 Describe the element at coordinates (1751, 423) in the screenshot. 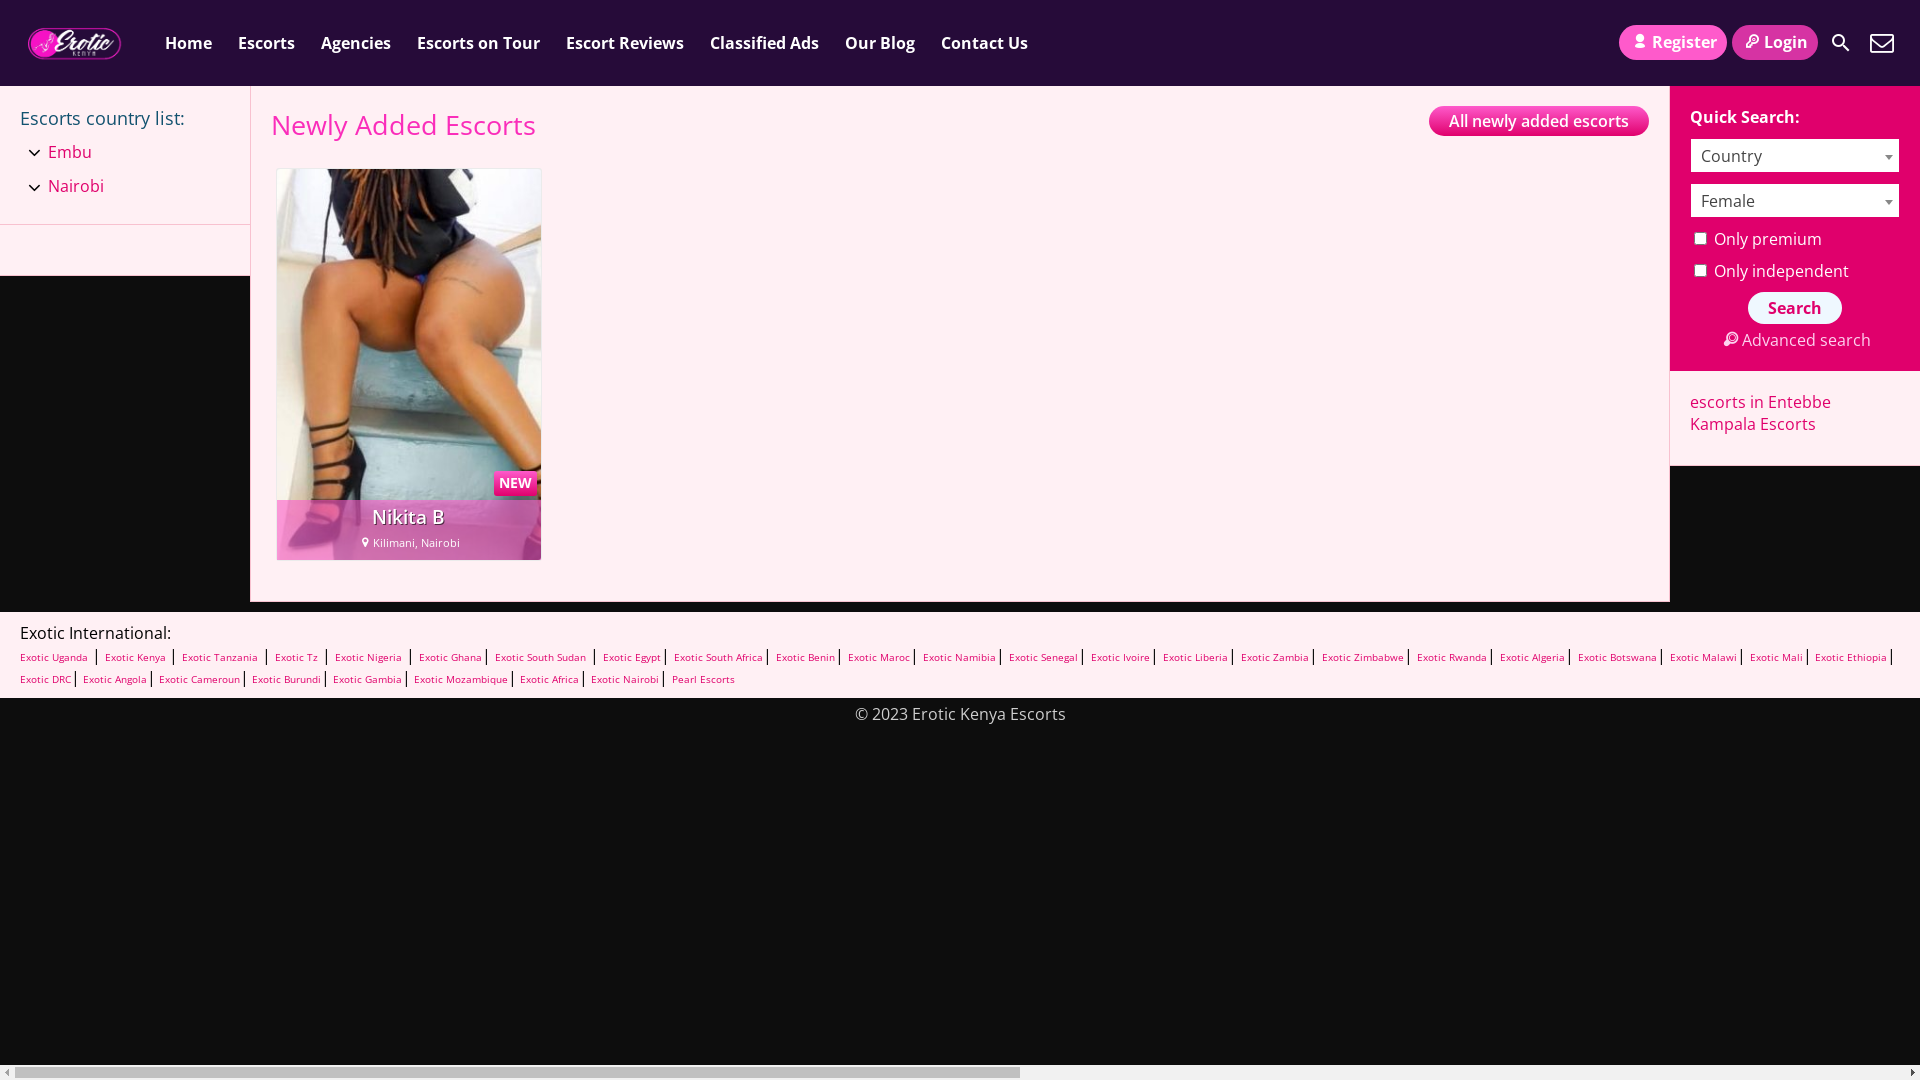

I see `'Kampala Escorts'` at that location.